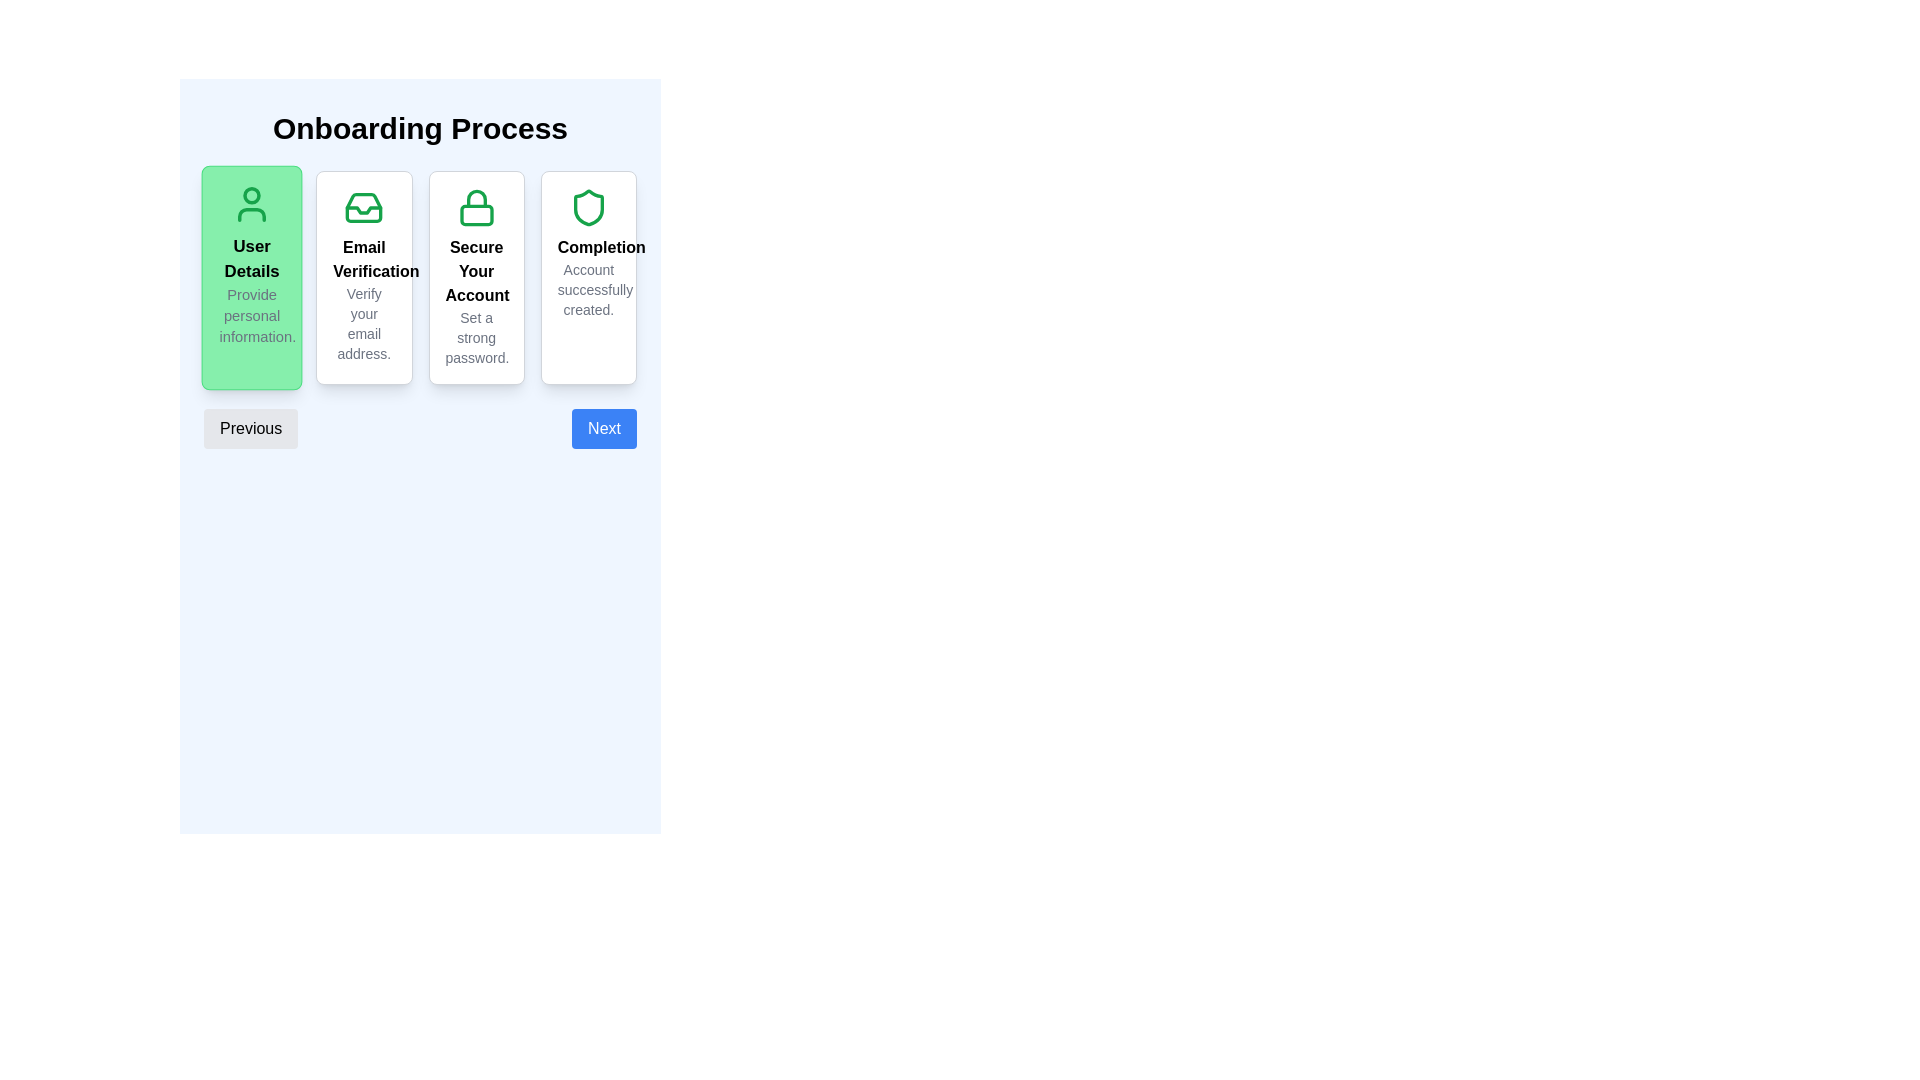 The width and height of the screenshot is (1920, 1080). I want to click on details displayed on the Informational Card that informs the user about securing their account by setting a strong password, which is the third card in a horizontal list of four cards, so click(475, 277).